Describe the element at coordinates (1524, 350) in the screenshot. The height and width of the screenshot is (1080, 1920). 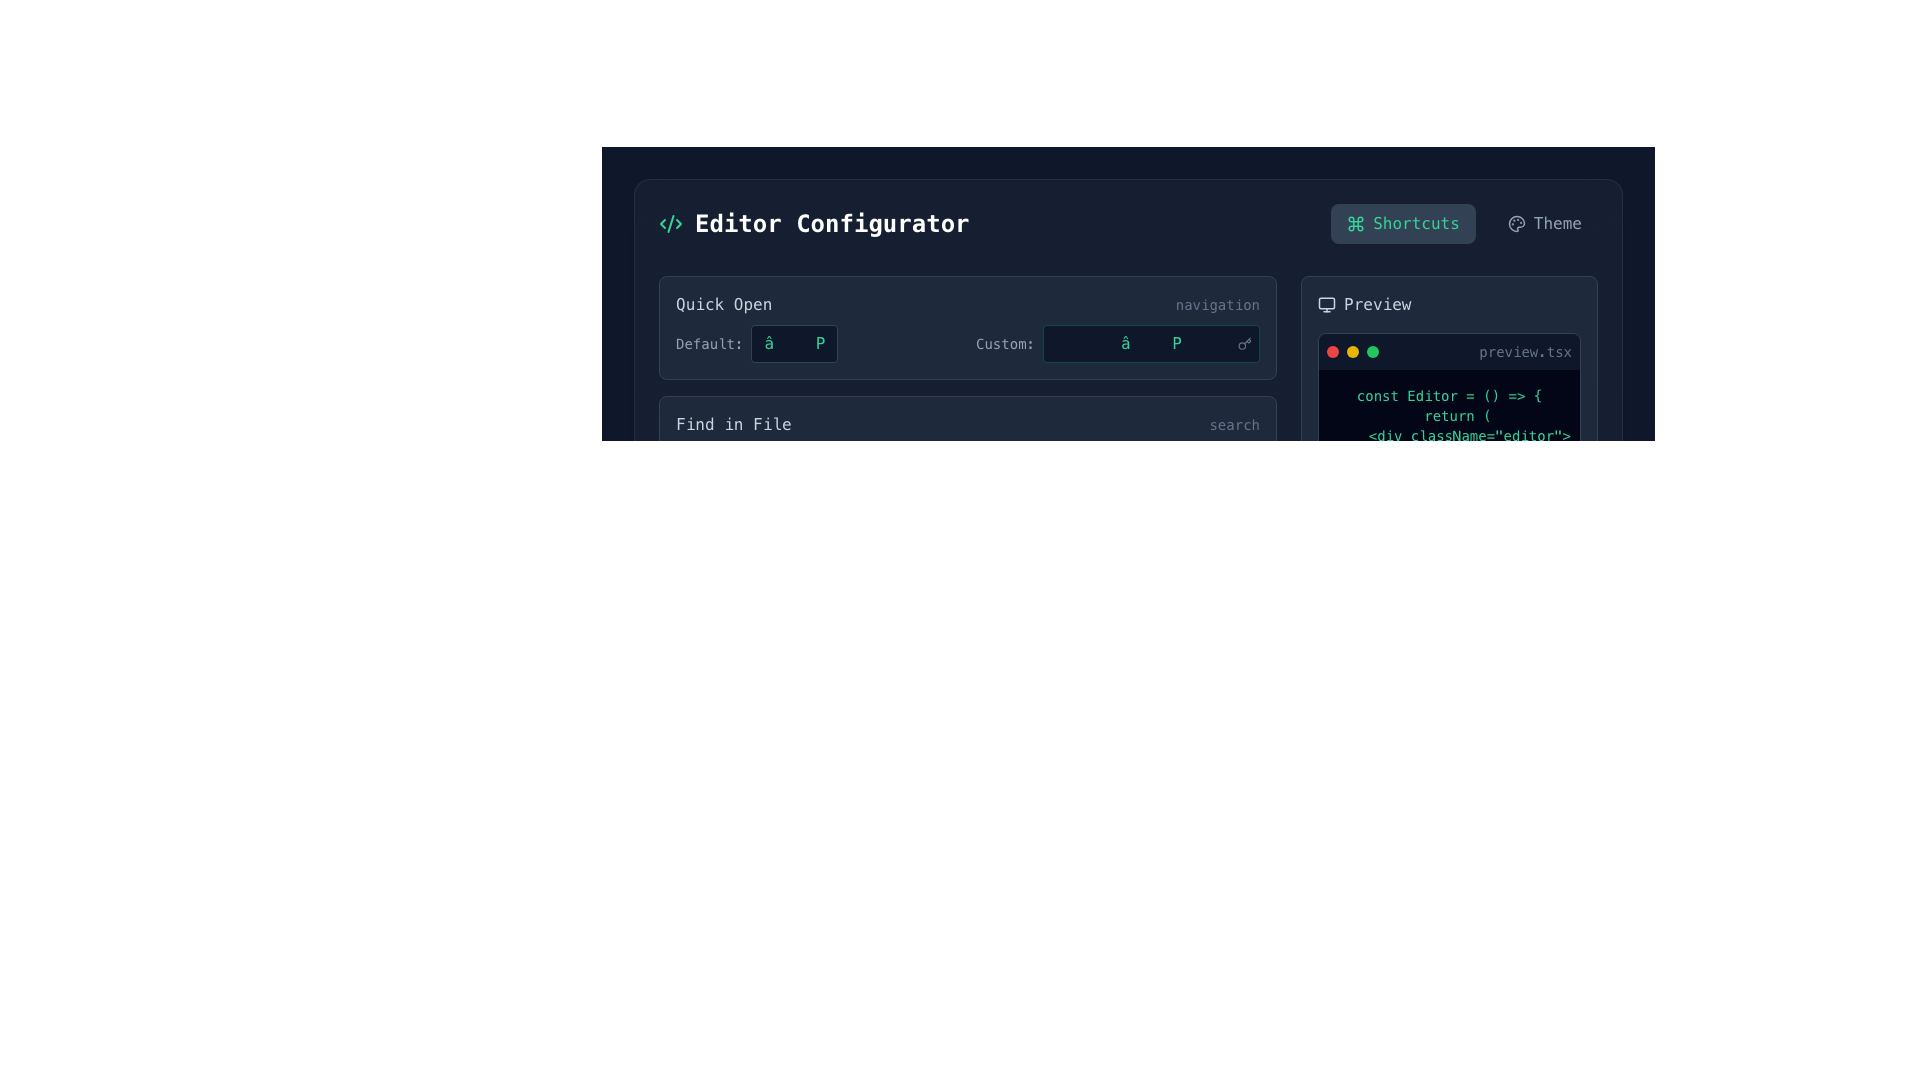
I see `the static text element located in the header bar, which indicates the name of a file or component, positioned to the right of three colored circular indicators` at that location.